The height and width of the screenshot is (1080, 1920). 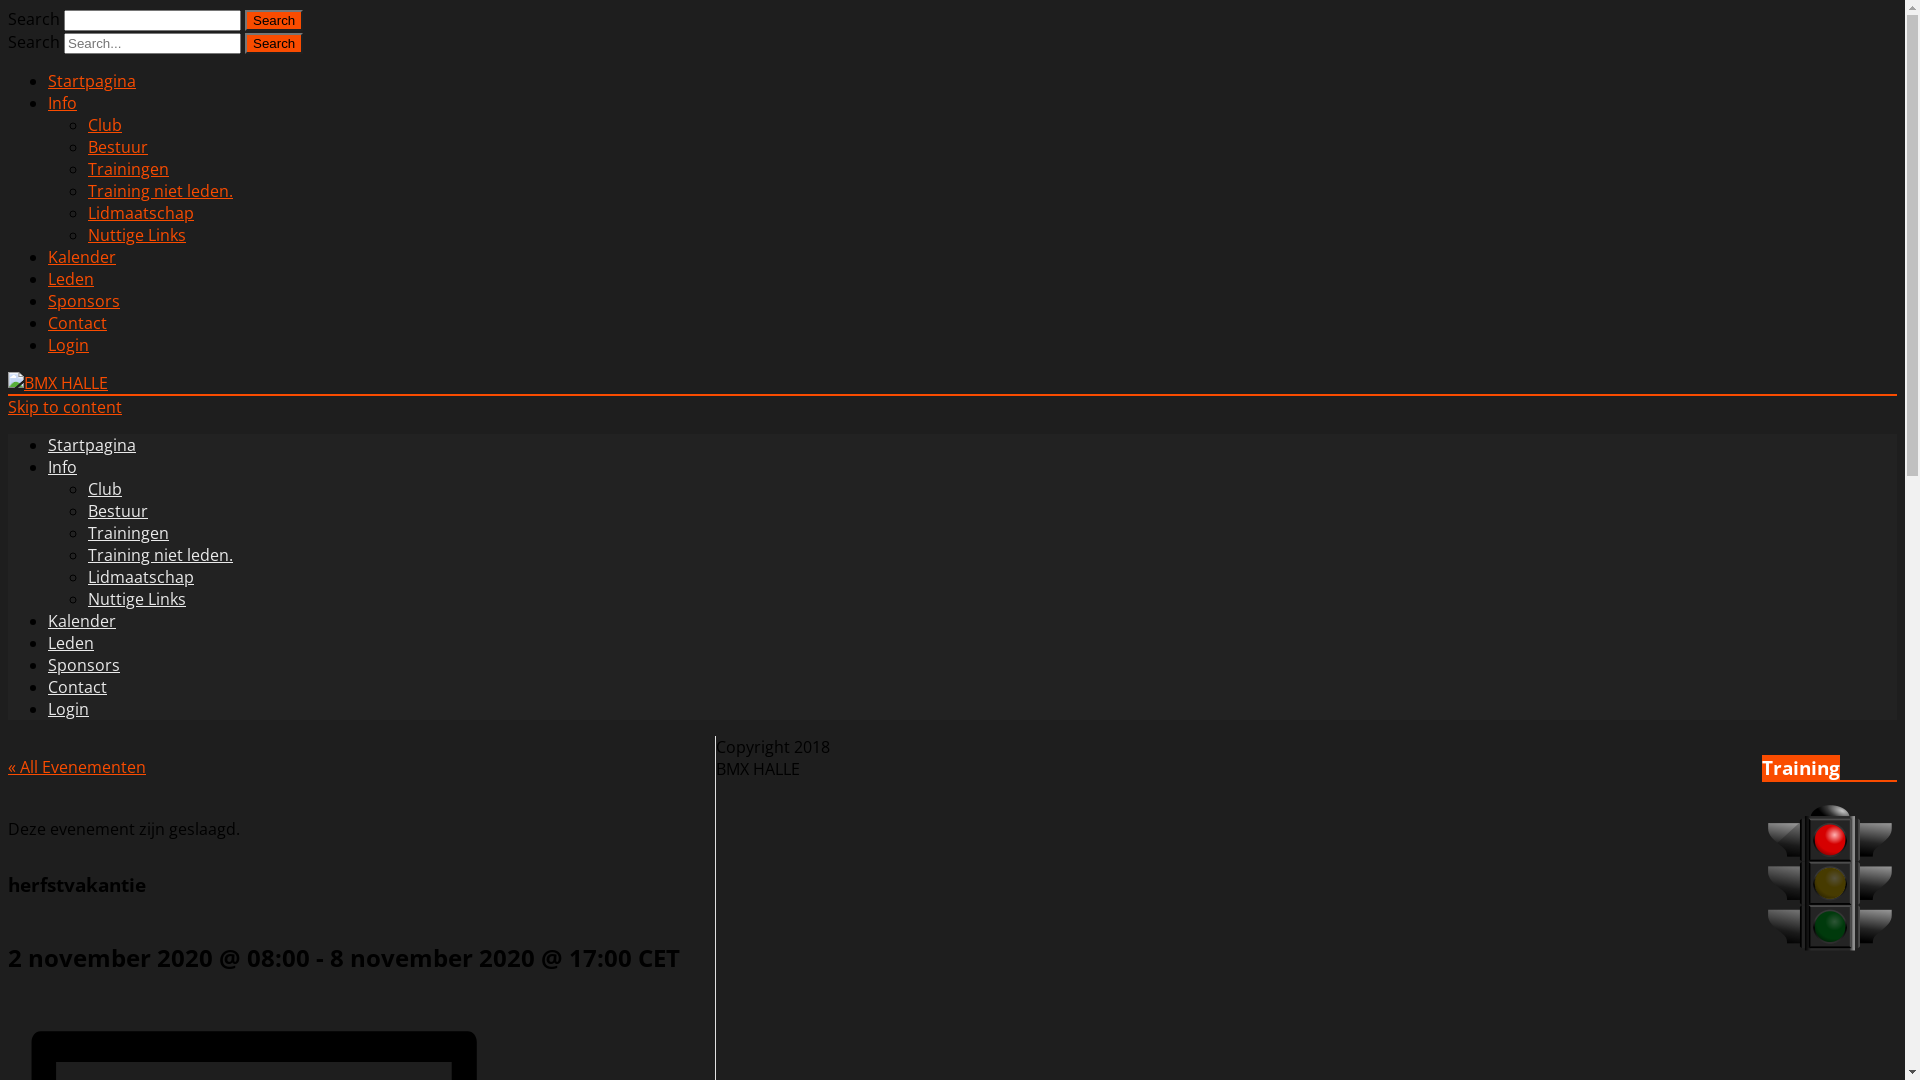 What do you see at coordinates (90, 443) in the screenshot?
I see `'Startpagina'` at bounding box center [90, 443].